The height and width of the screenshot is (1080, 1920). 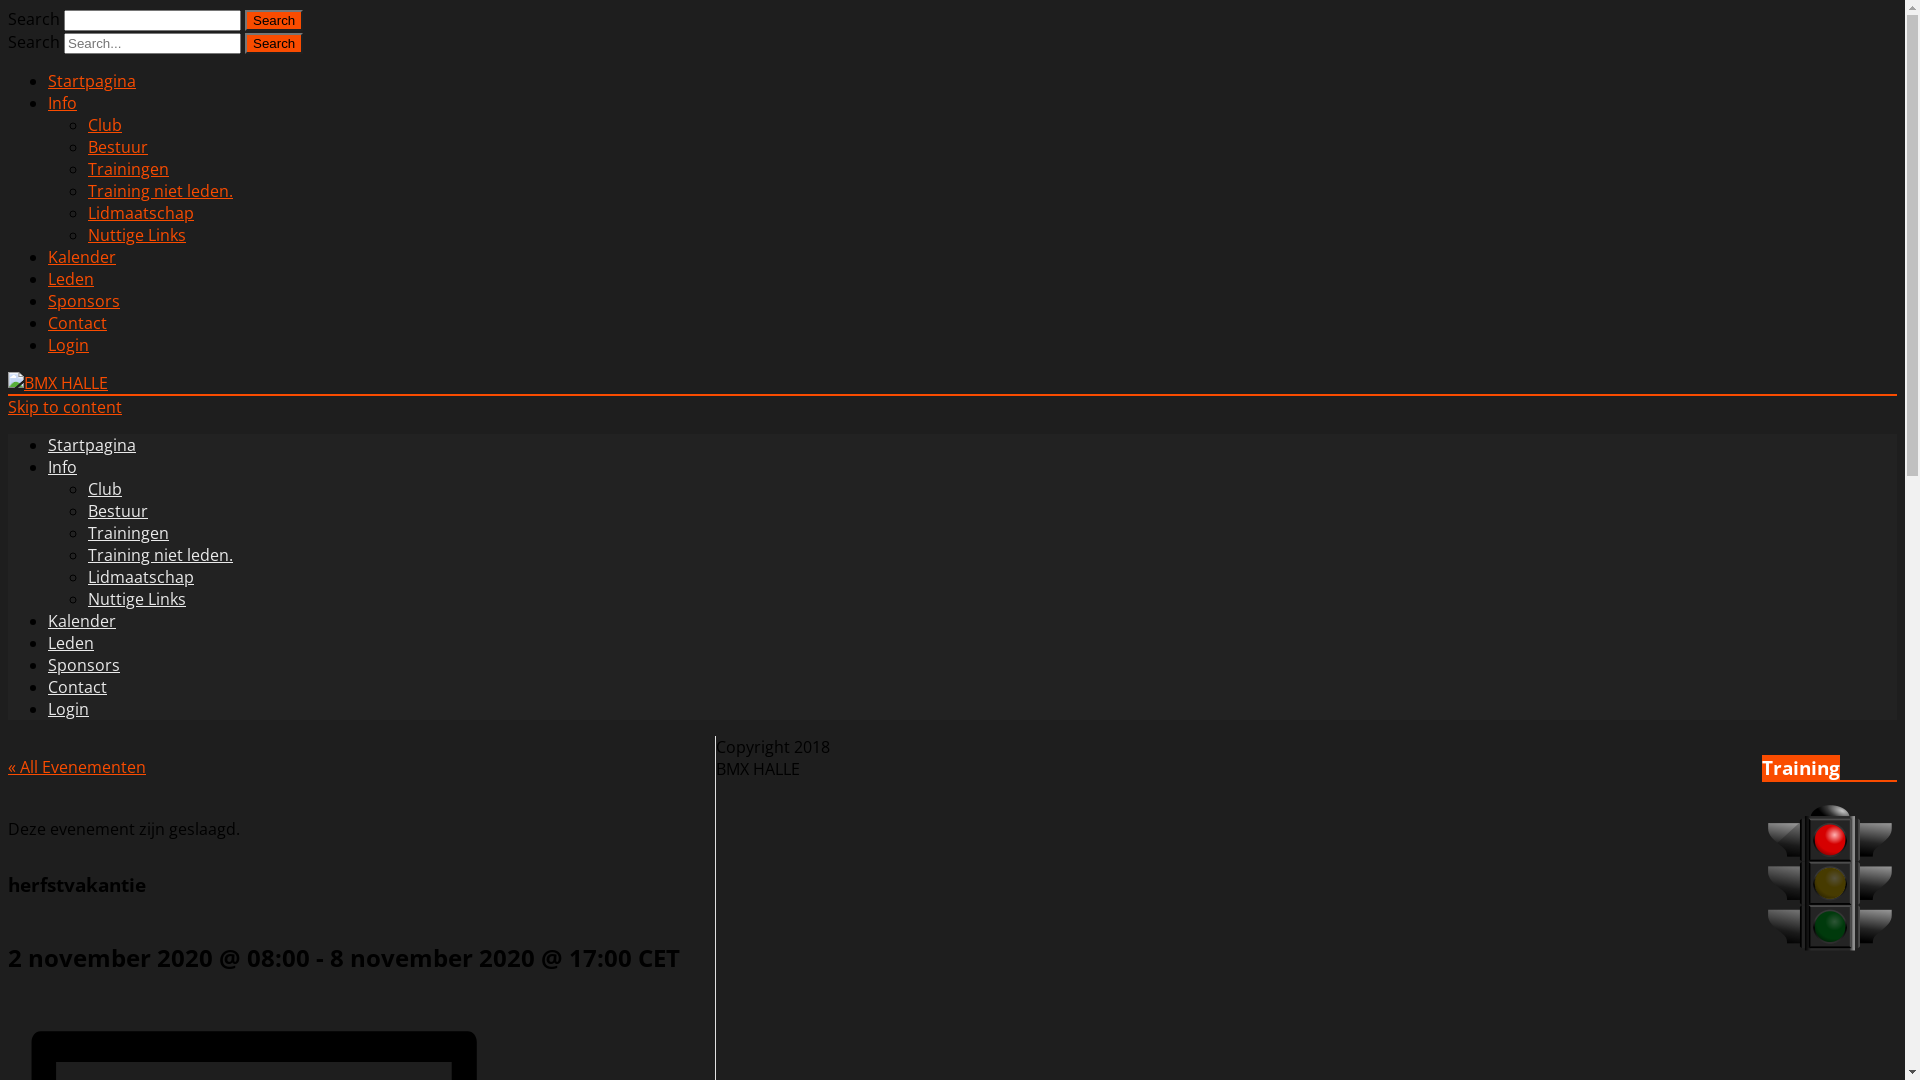 What do you see at coordinates (90, 443) in the screenshot?
I see `'Startpagina'` at bounding box center [90, 443].